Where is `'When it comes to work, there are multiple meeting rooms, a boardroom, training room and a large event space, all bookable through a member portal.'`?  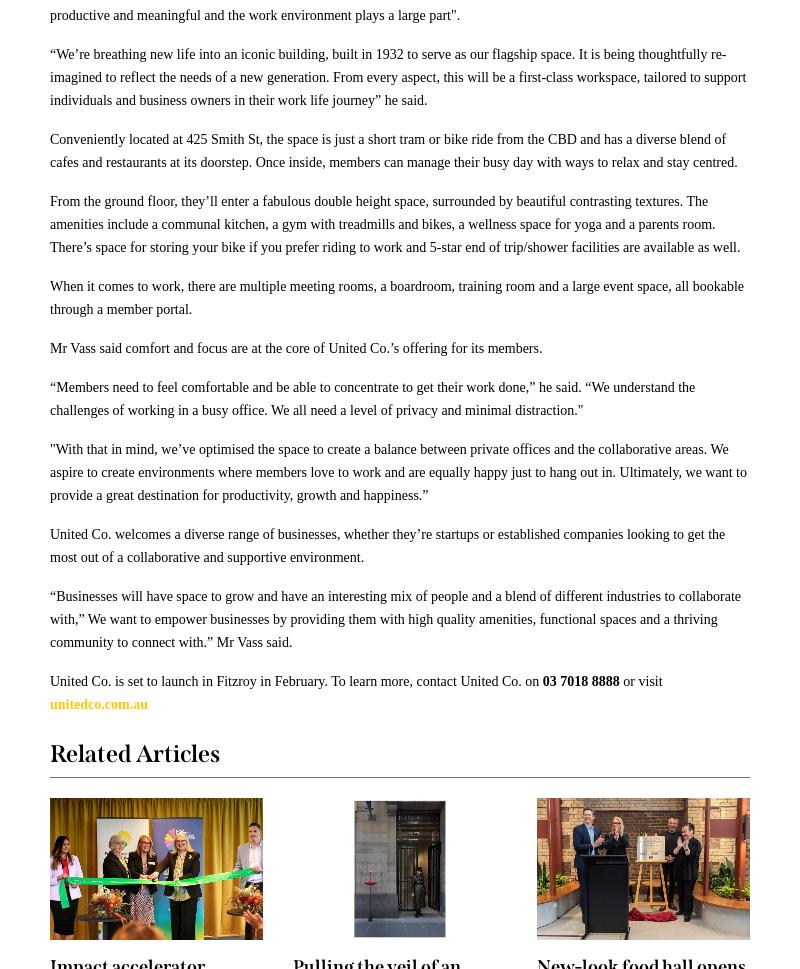
'When it comes to work, there are multiple meeting rooms, a boardroom, training room and a large event space, all bookable through a member portal.' is located at coordinates (396, 297).